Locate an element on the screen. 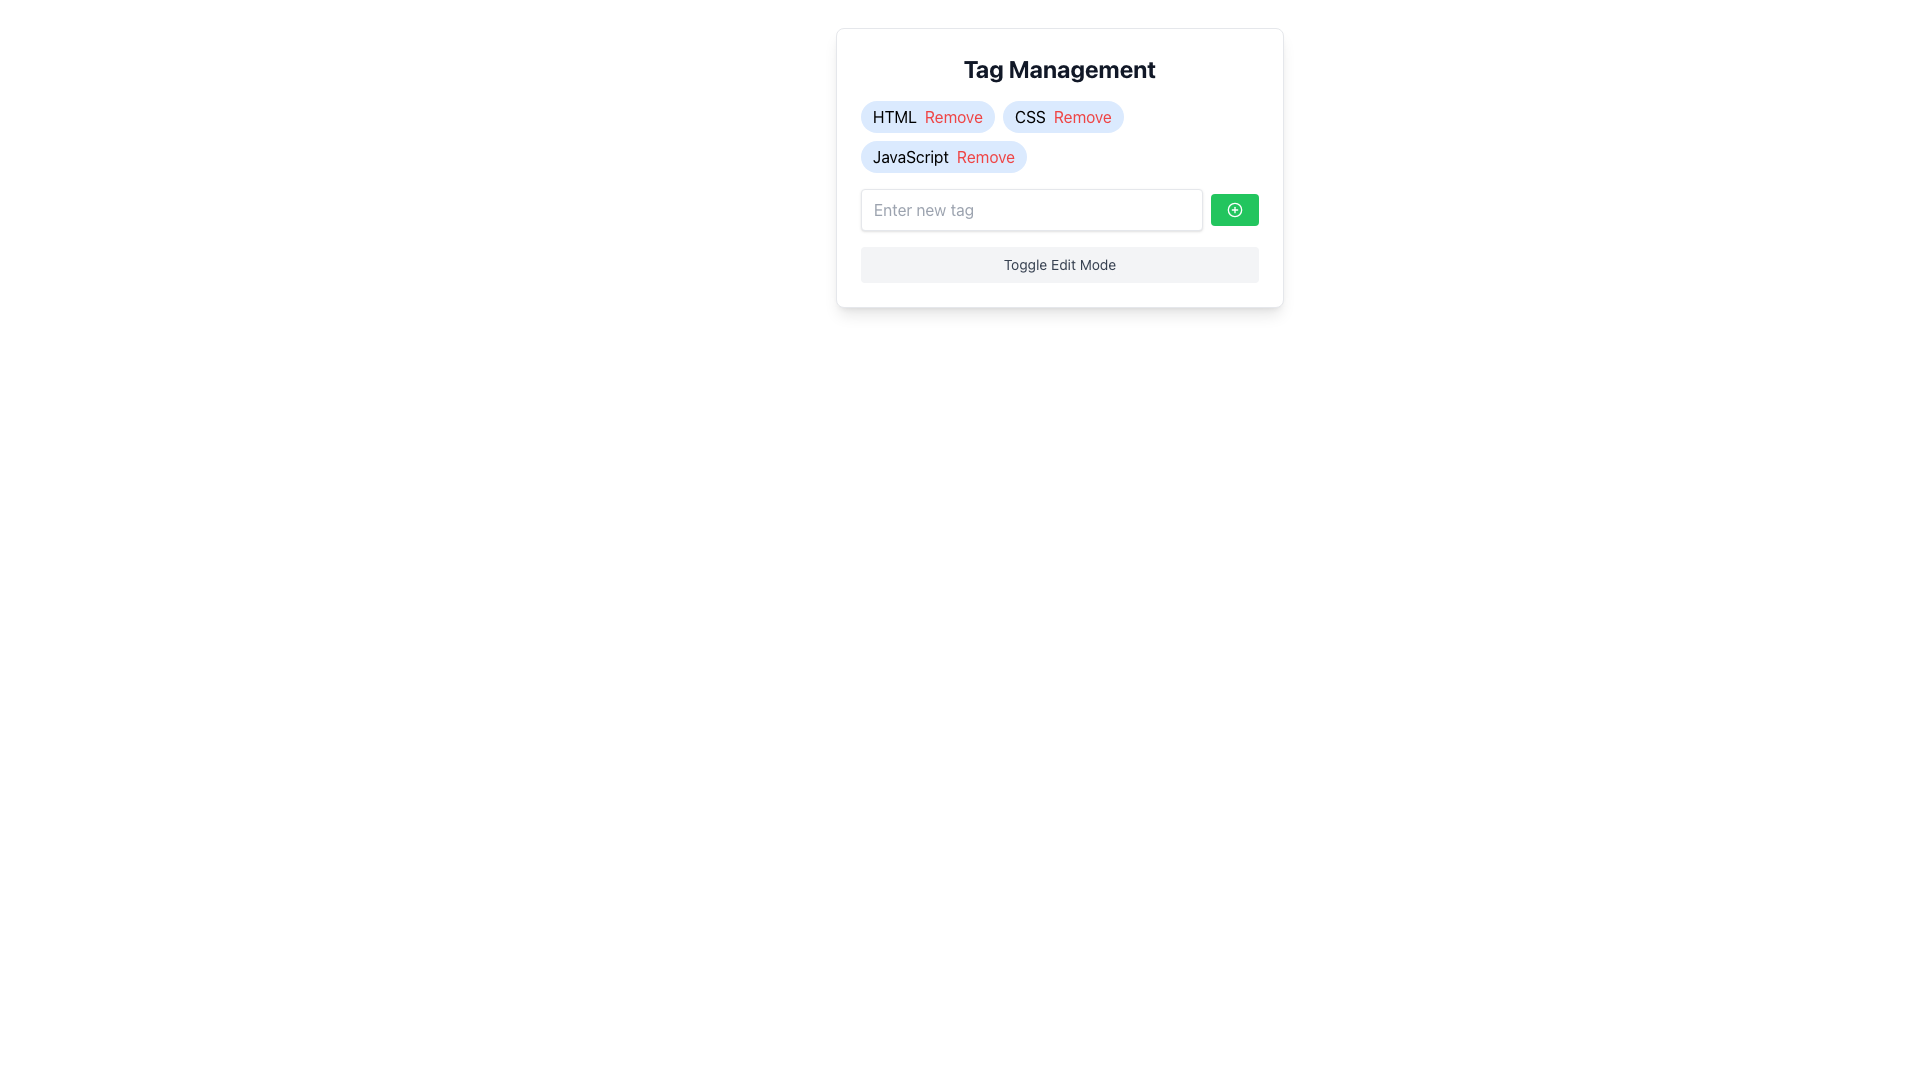  the green button with a rounded rectangle shape featuring a white plus sign icon, located to the right of the 'Enter new tag' text input field in the 'Tag Management' interface is located at coordinates (1233, 209).